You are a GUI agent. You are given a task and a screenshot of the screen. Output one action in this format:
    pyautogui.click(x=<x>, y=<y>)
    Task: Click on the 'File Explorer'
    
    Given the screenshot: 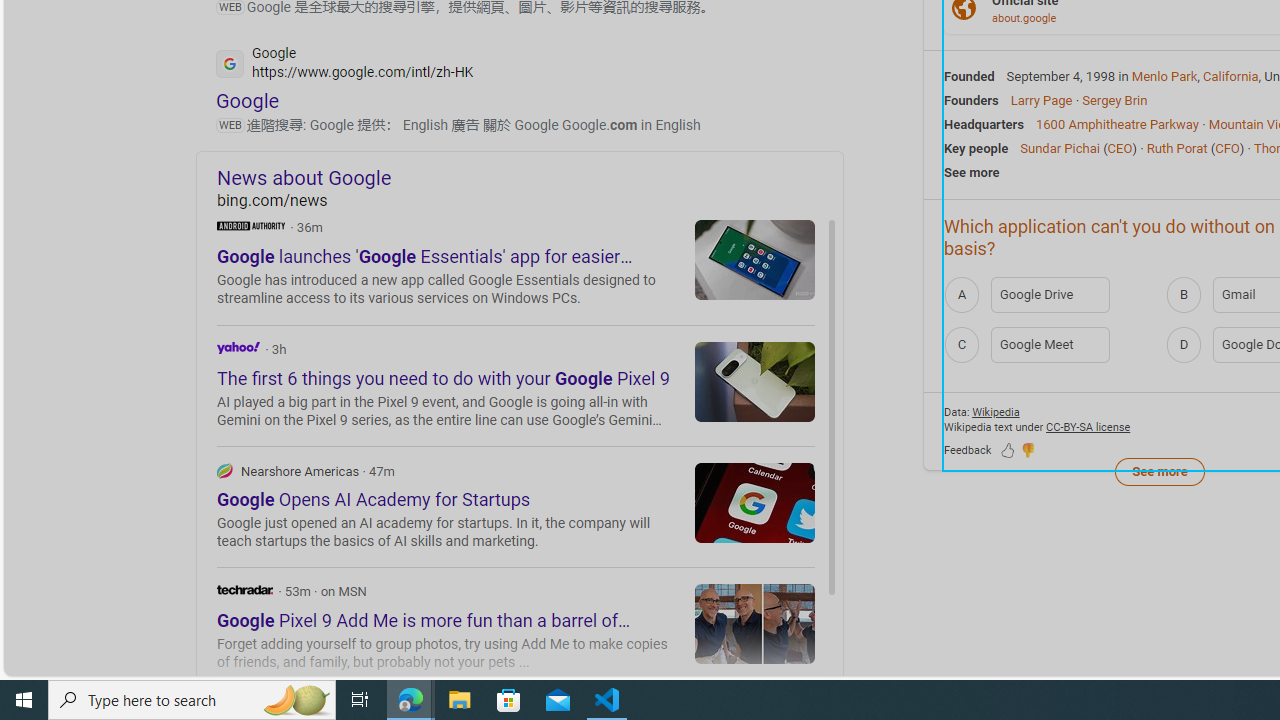 What is the action you would take?
    pyautogui.click(x=459, y=698)
    